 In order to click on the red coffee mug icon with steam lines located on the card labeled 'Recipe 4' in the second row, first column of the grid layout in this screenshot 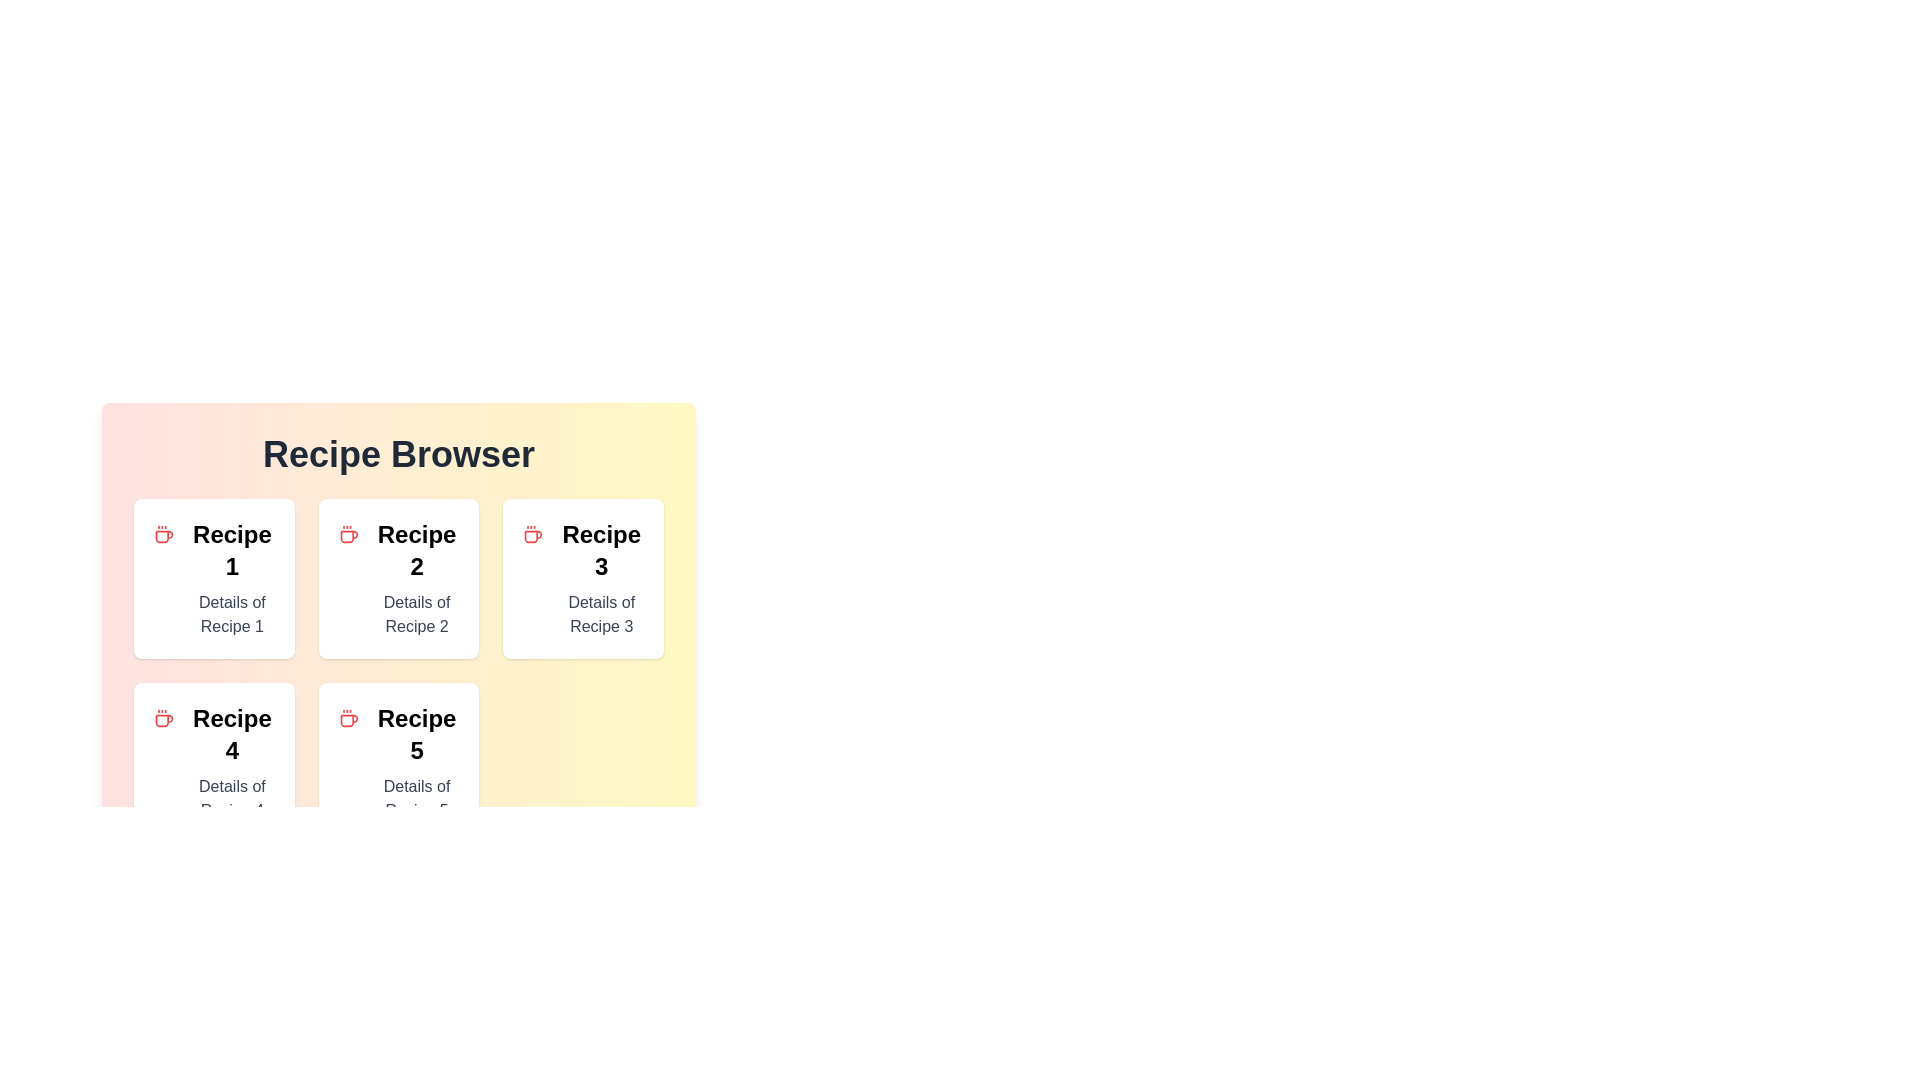, I will do `click(164, 717)`.